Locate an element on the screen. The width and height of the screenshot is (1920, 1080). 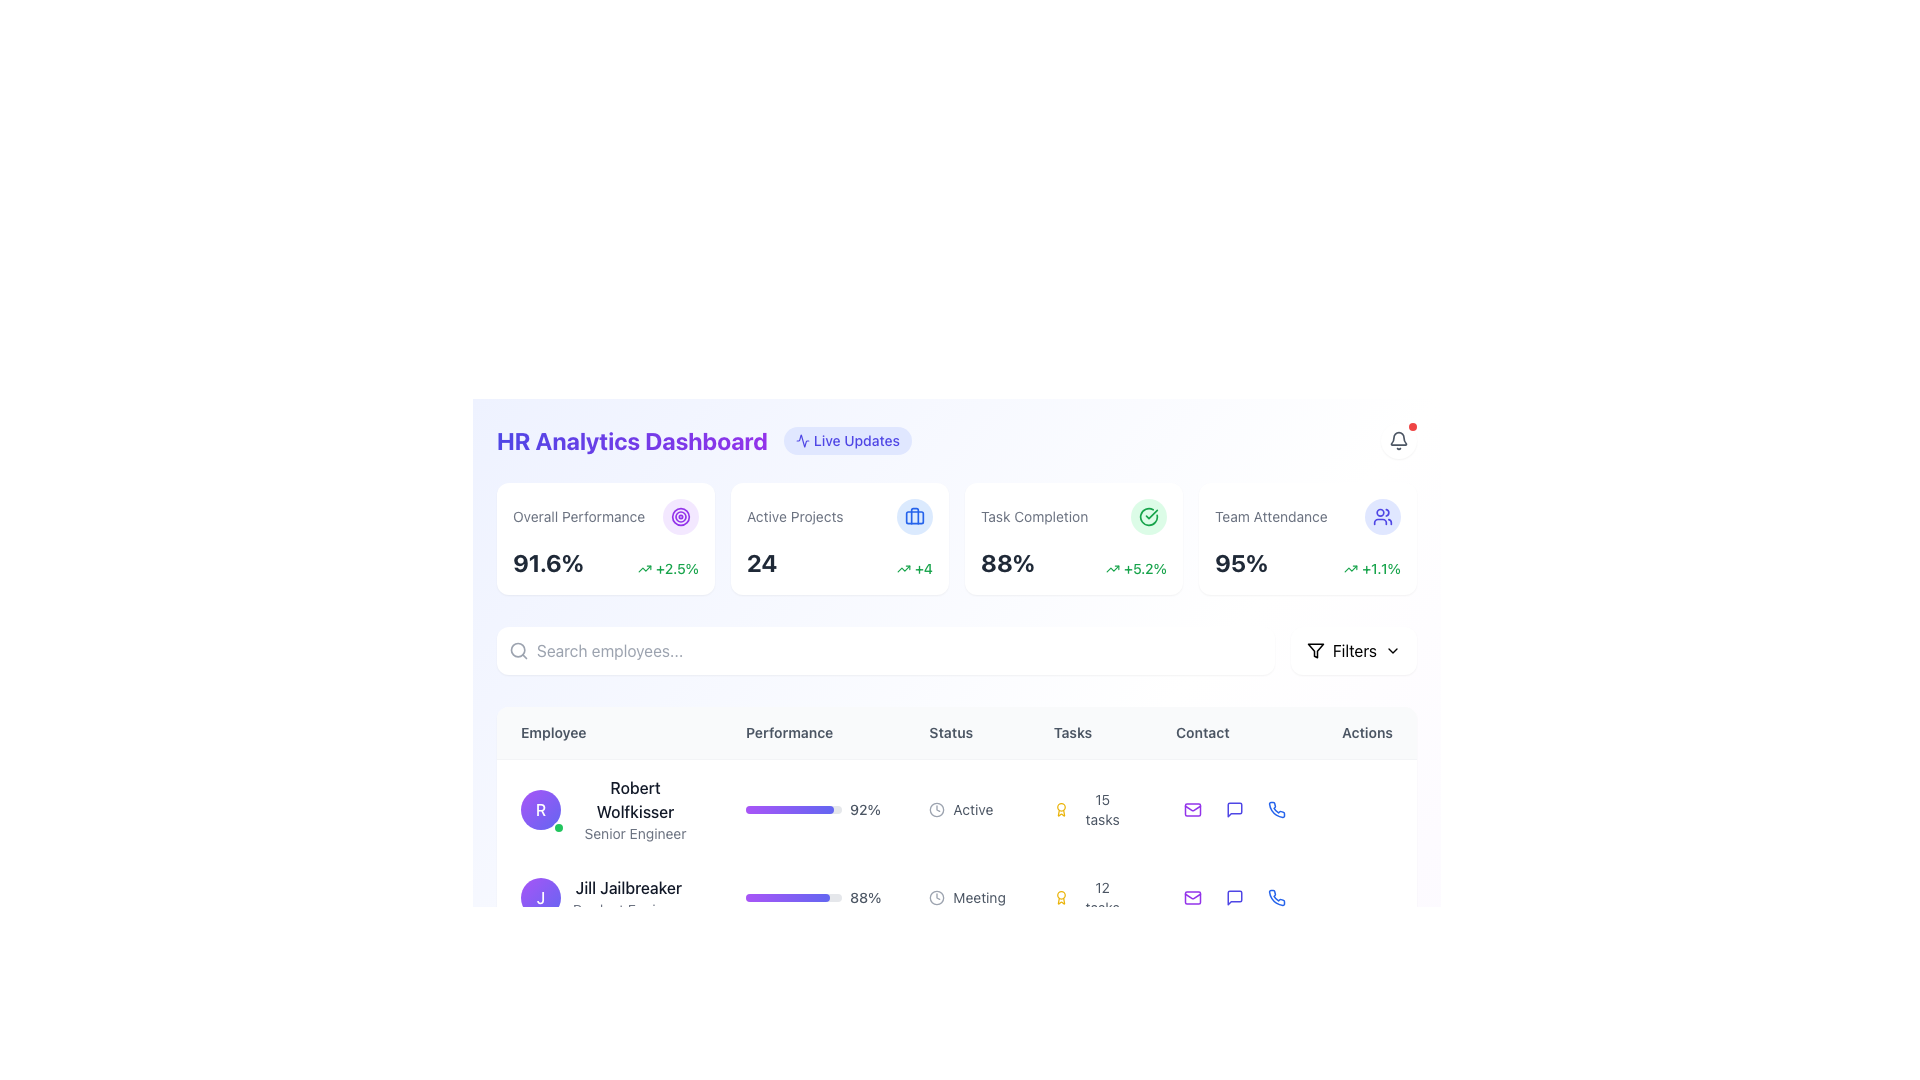
the email icon in the 'Contact' column for the first employee is located at coordinates (1193, 810).